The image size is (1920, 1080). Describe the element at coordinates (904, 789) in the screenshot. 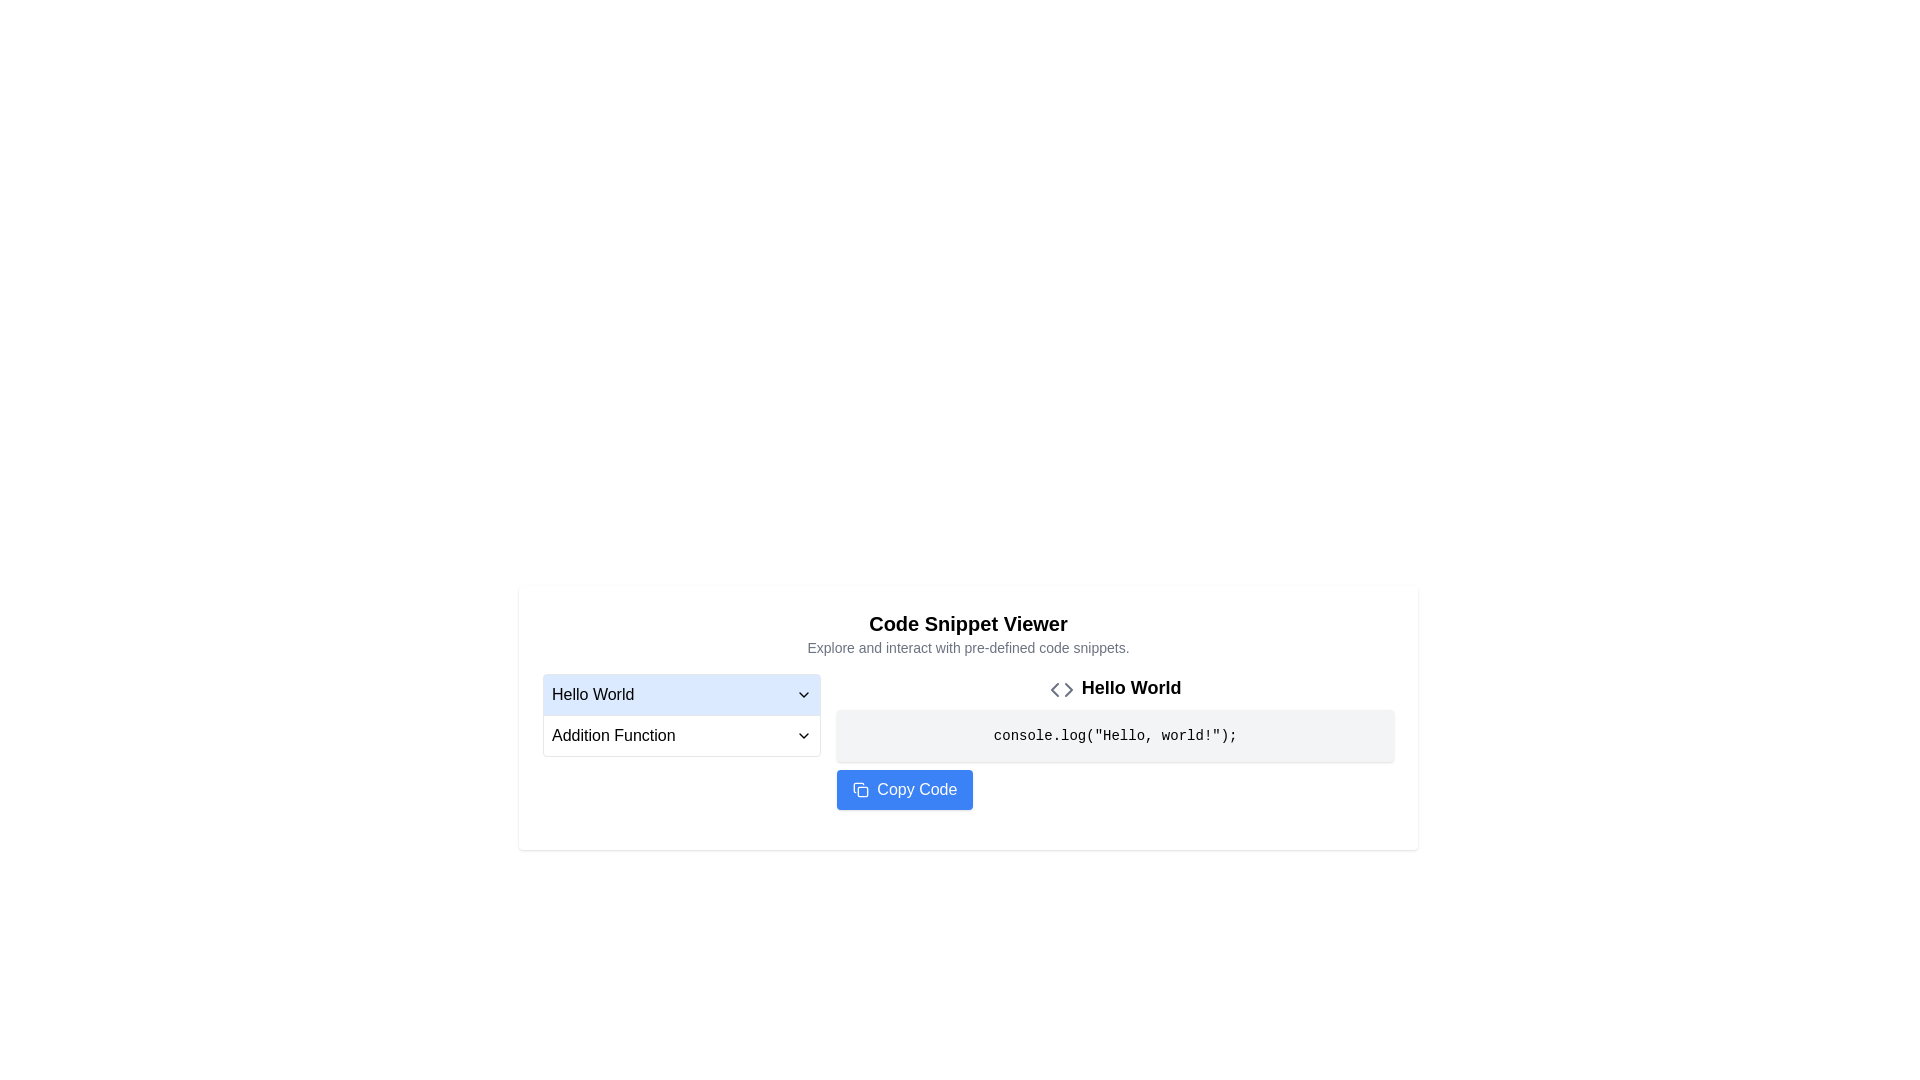

I see `the rectangular button with a vibrant blue background and white text reading 'Copy Code'` at that location.